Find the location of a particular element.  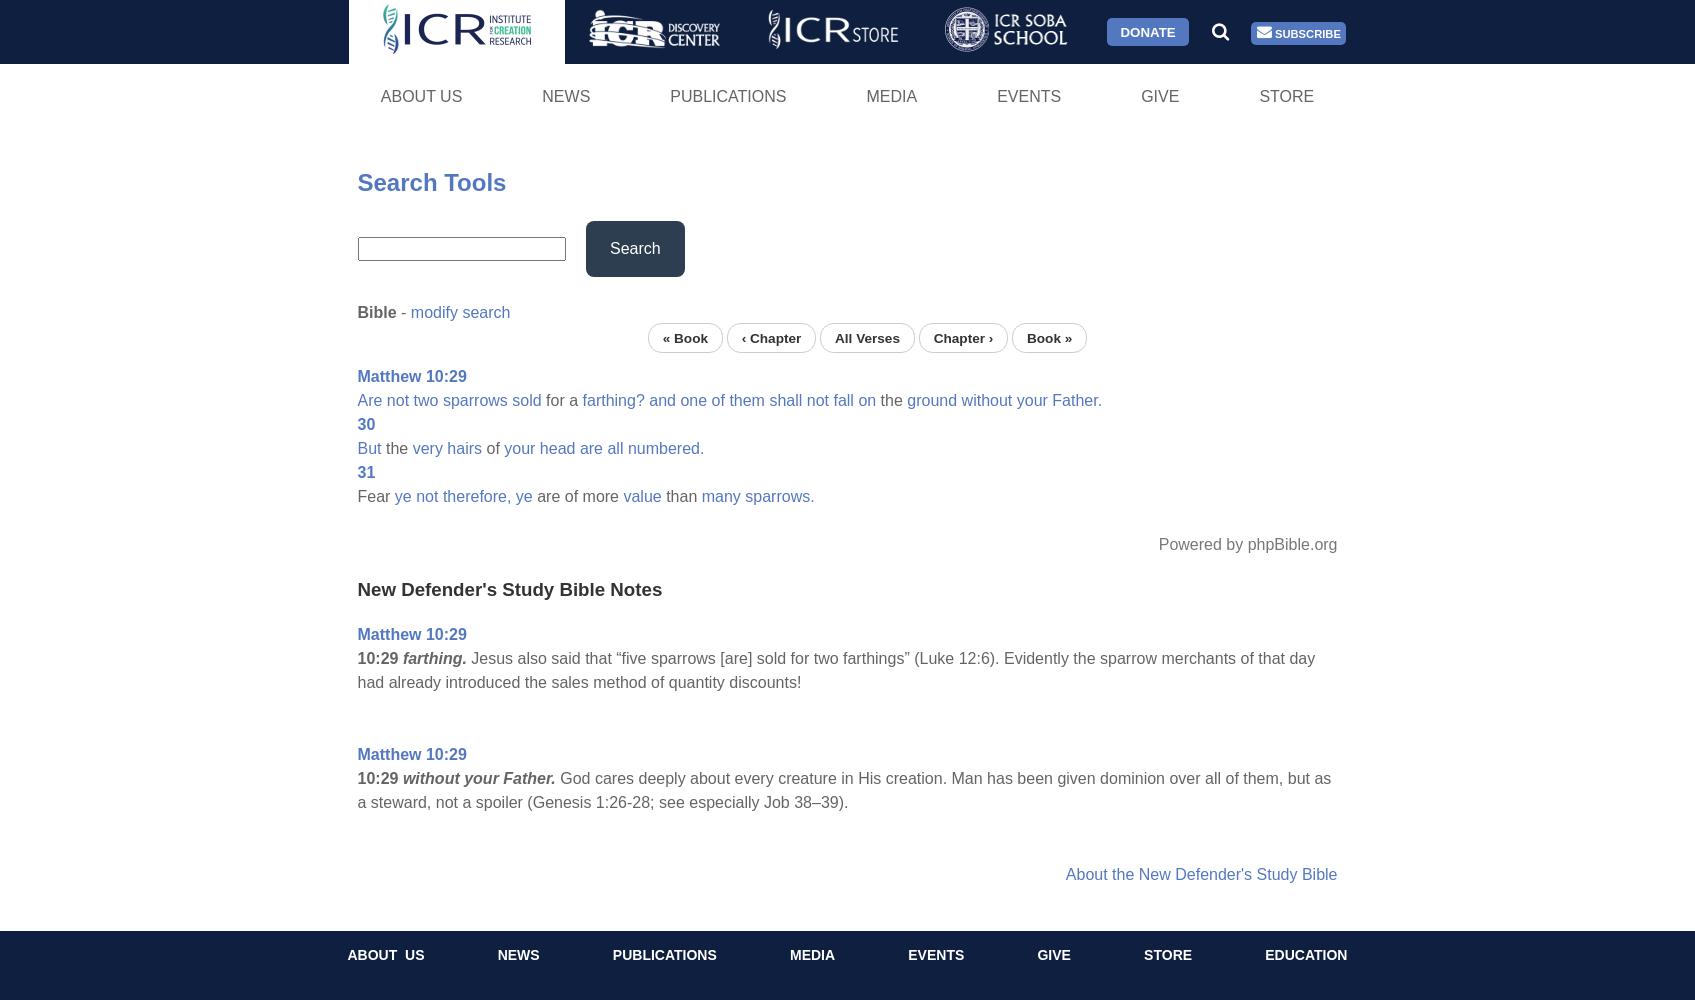

'and' is located at coordinates (662, 400).